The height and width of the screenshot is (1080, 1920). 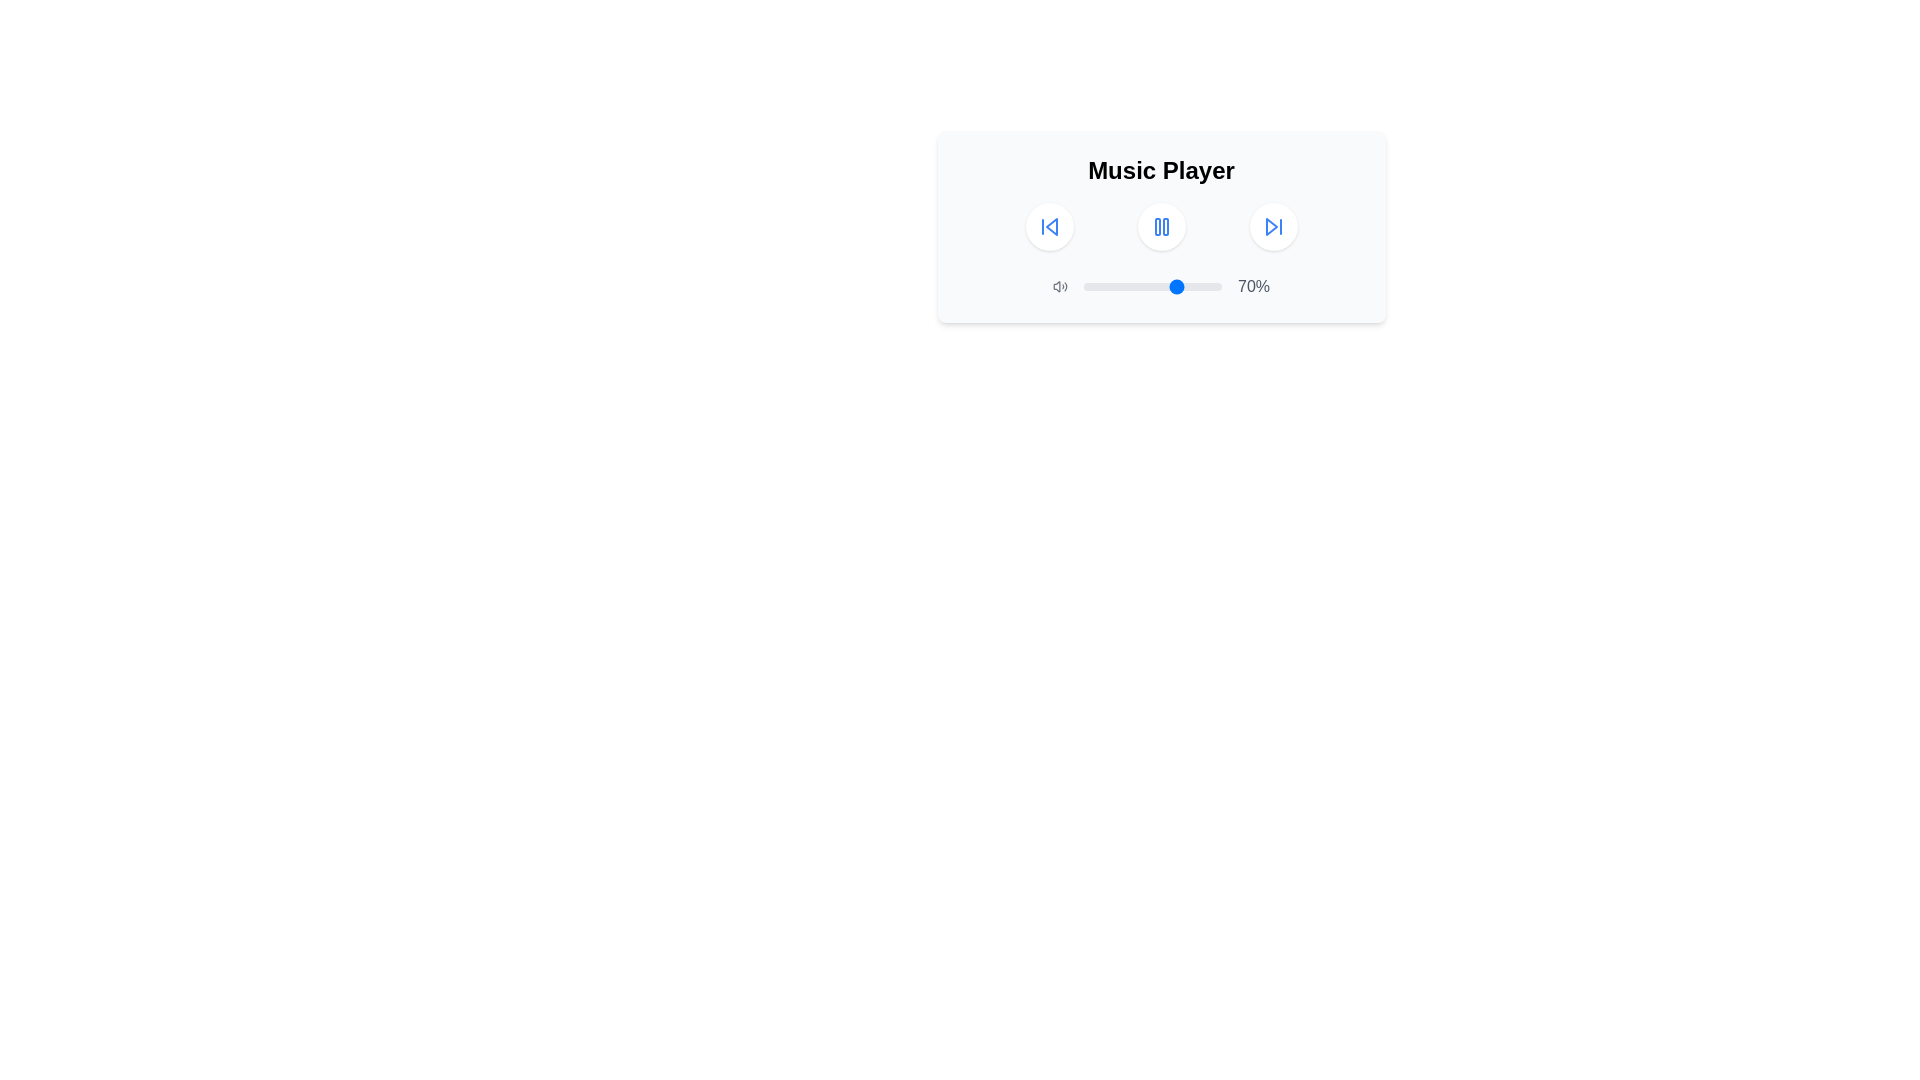 I want to click on the triangular-shaped icon inside the skip-forward button located at the top center of the music player interface, so click(x=1270, y=226).